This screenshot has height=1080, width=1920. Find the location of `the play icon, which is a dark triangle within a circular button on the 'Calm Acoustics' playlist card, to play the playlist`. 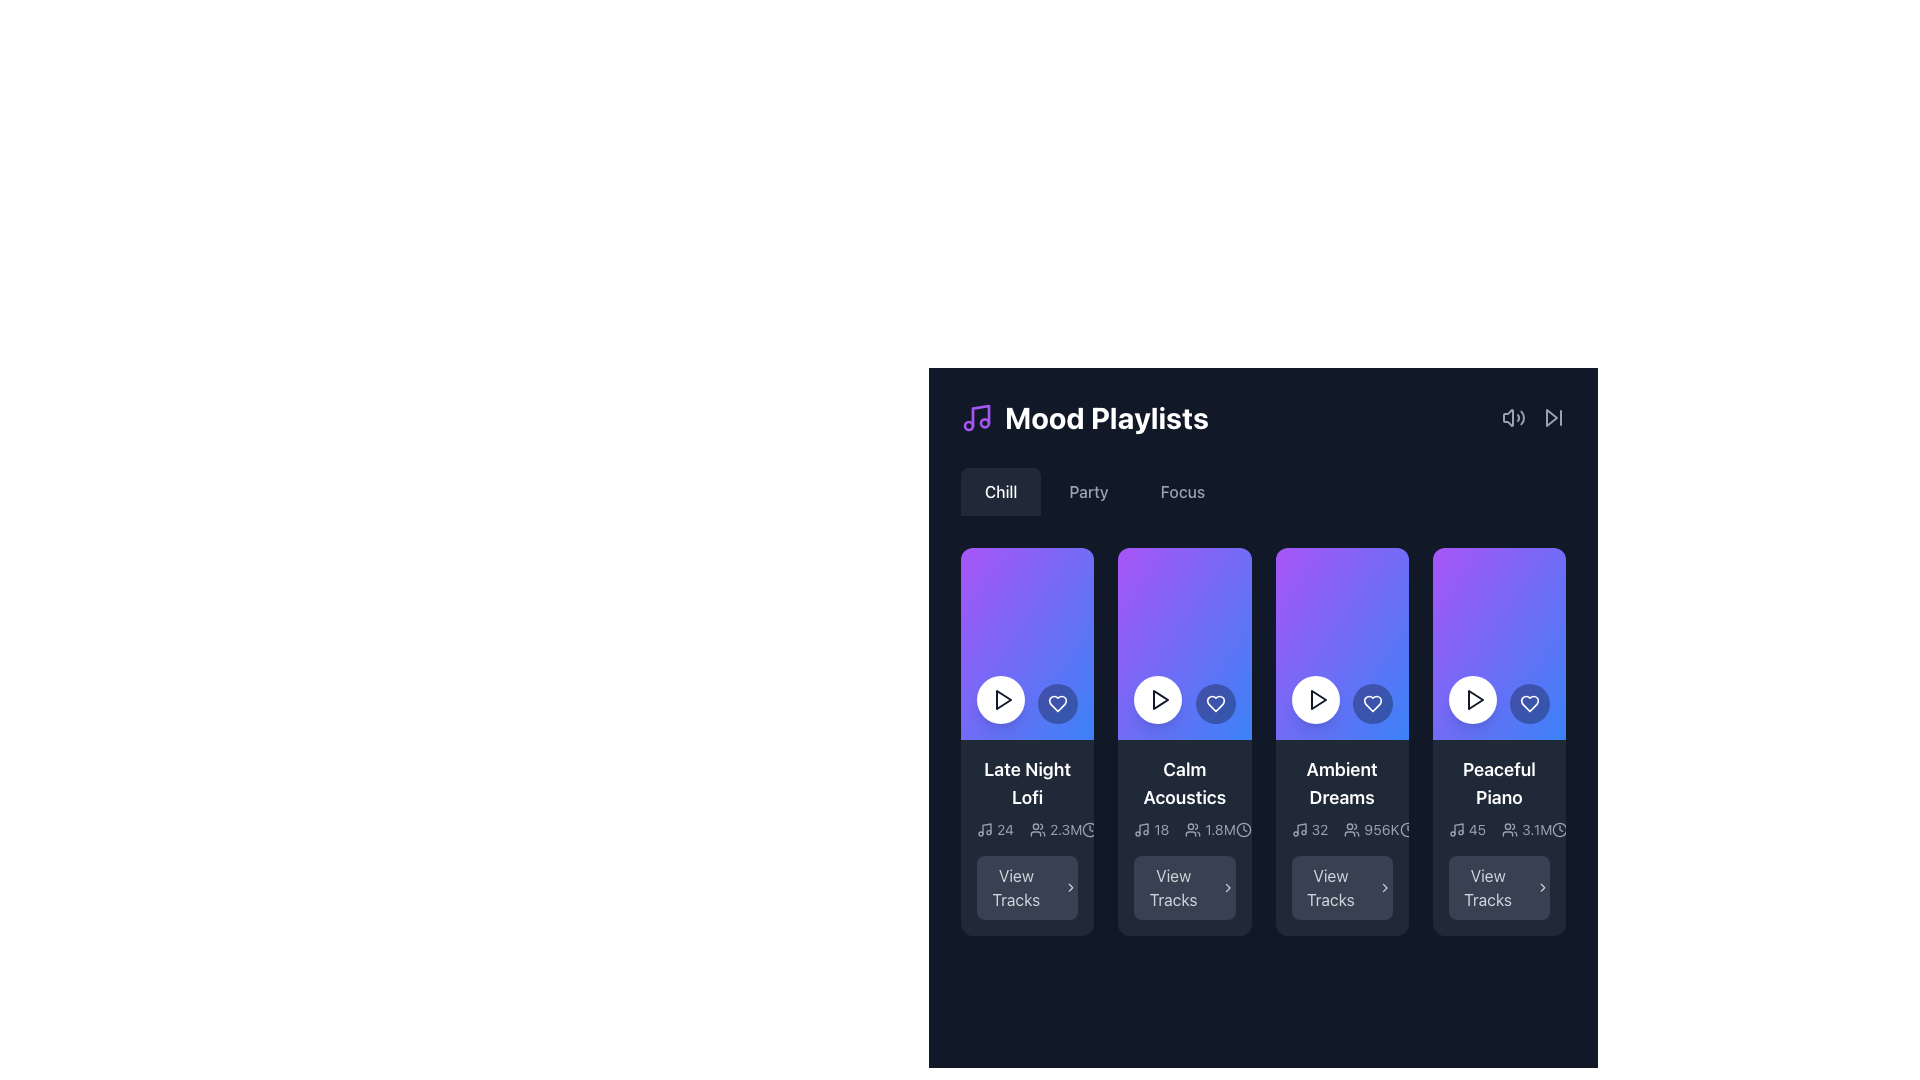

the play icon, which is a dark triangle within a circular button on the 'Calm Acoustics' playlist card, to play the playlist is located at coordinates (1160, 698).